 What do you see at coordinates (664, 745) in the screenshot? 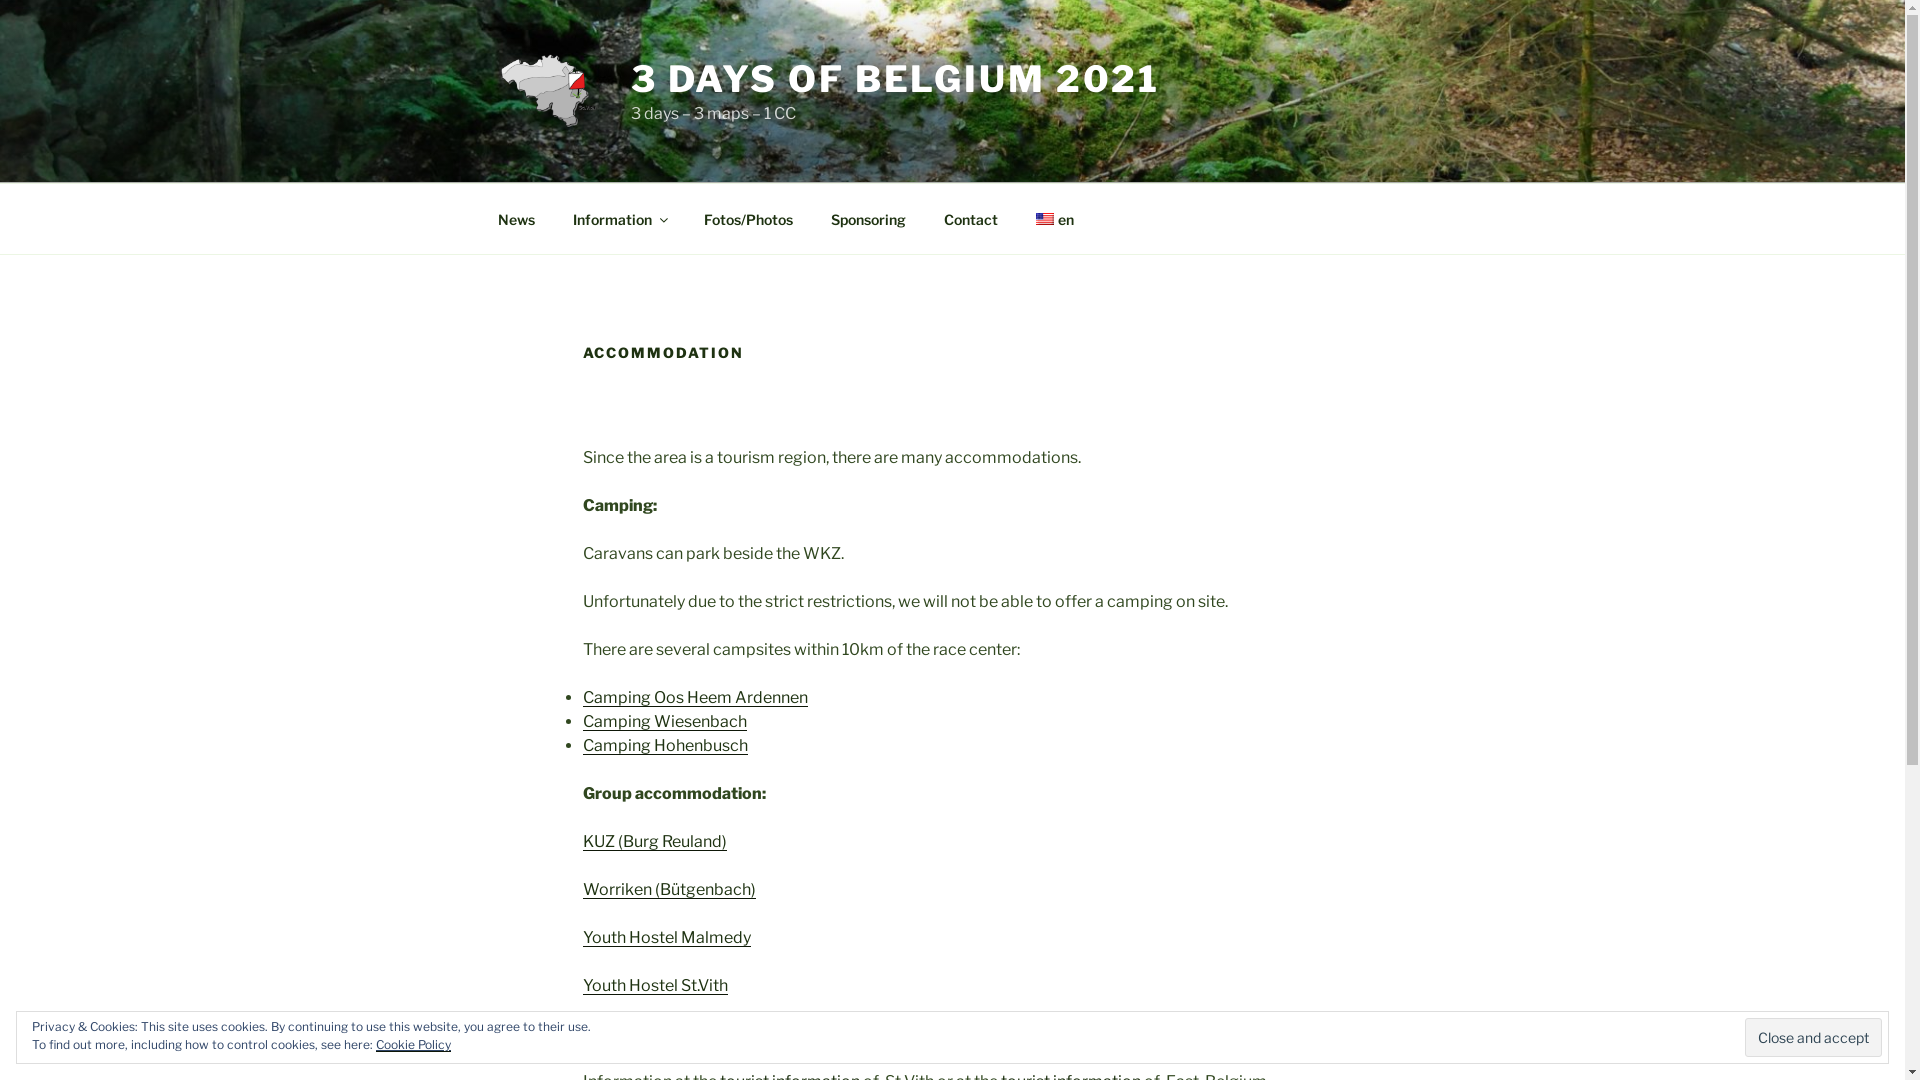
I see `'Camping Hohenbusch'` at bounding box center [664, 745].